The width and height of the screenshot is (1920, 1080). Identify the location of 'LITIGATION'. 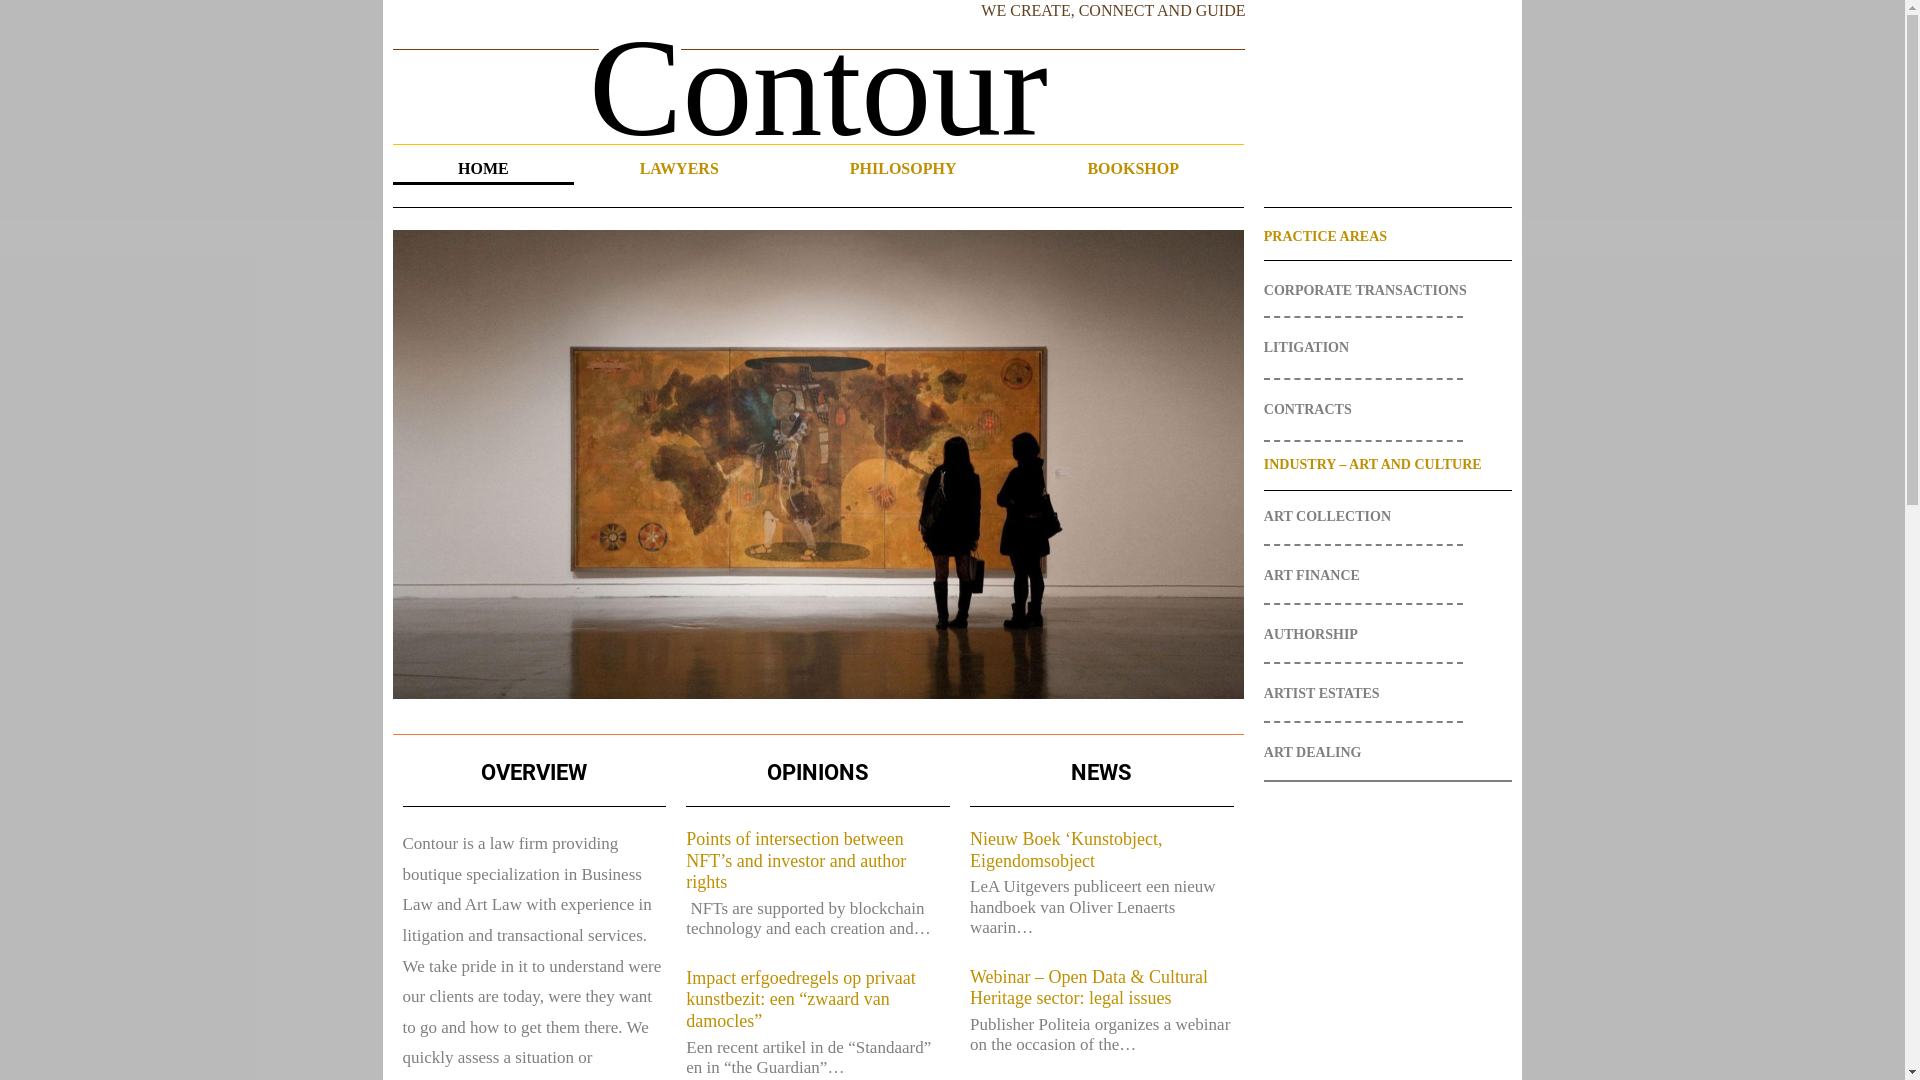
(1262, 346).